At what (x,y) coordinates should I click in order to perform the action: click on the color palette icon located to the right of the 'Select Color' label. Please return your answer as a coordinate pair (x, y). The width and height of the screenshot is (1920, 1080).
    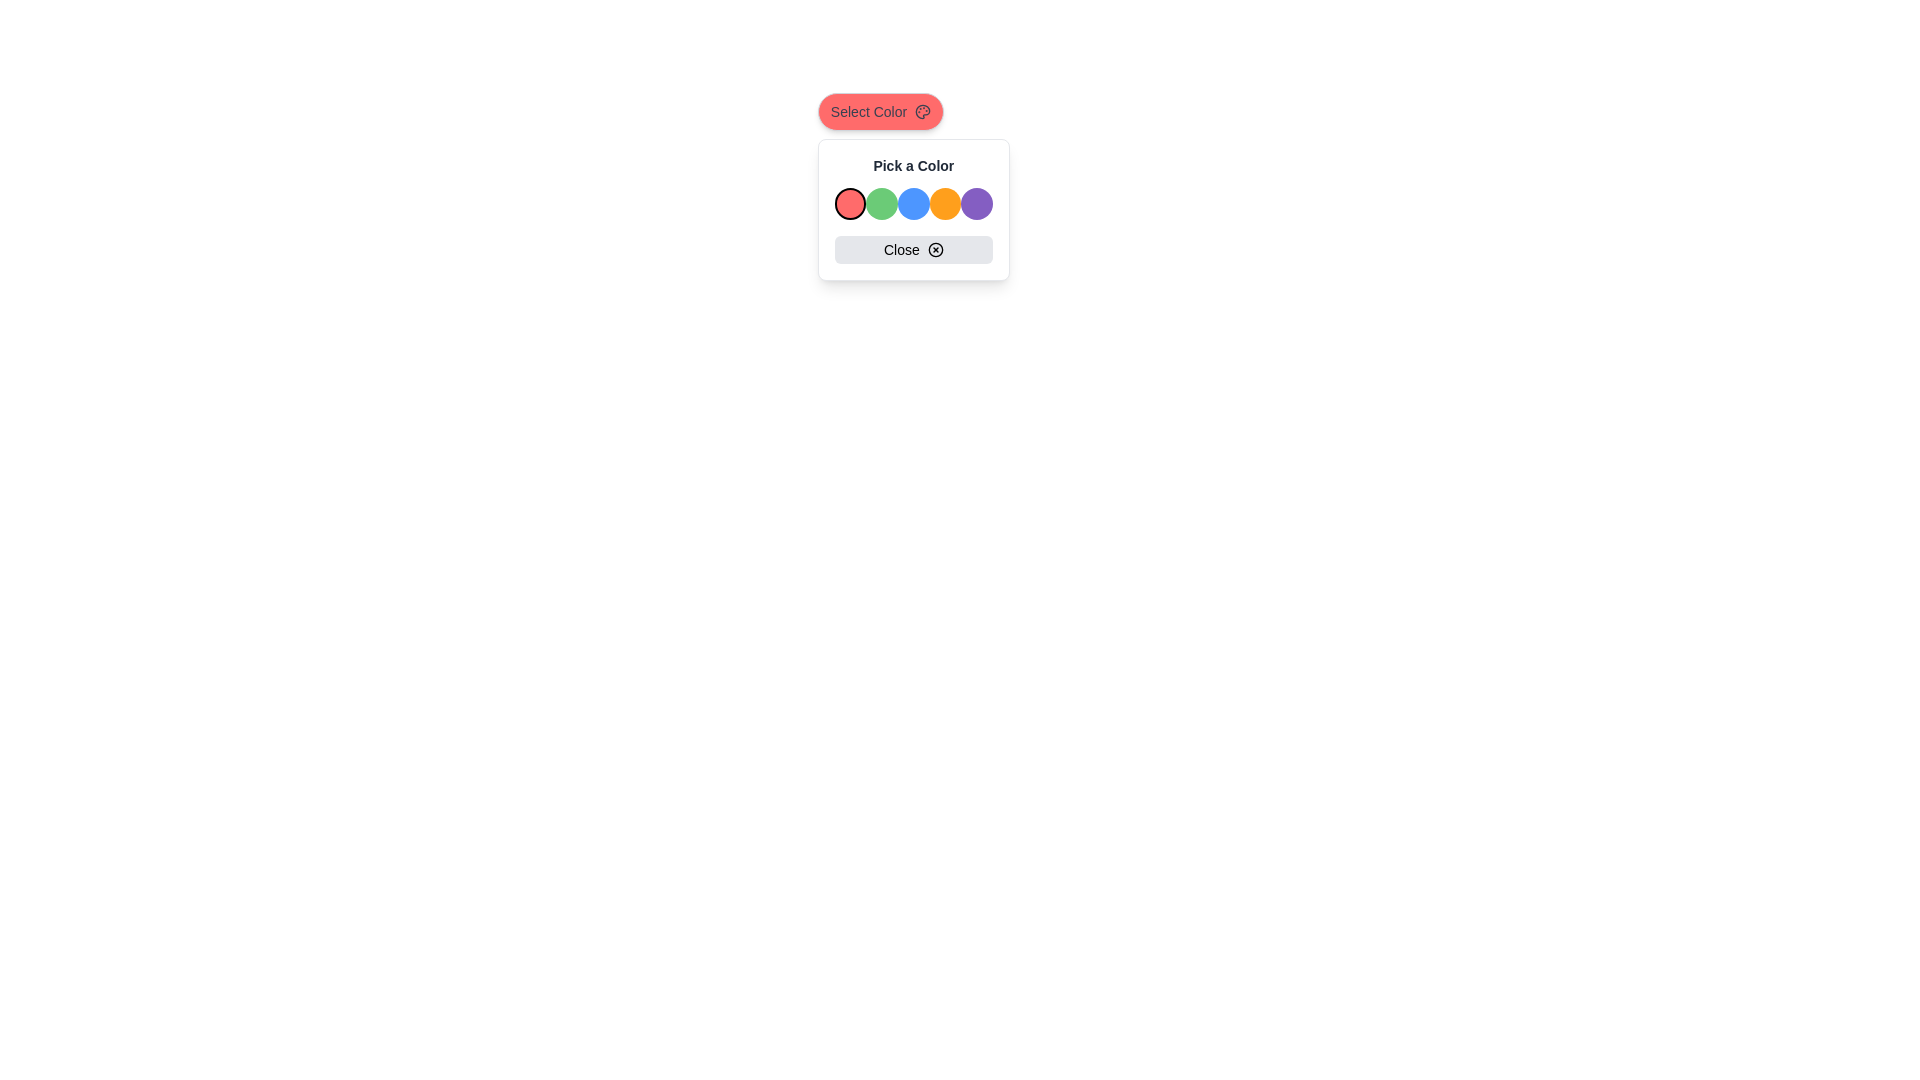
    Looking at the image, I should click on (922, 111).